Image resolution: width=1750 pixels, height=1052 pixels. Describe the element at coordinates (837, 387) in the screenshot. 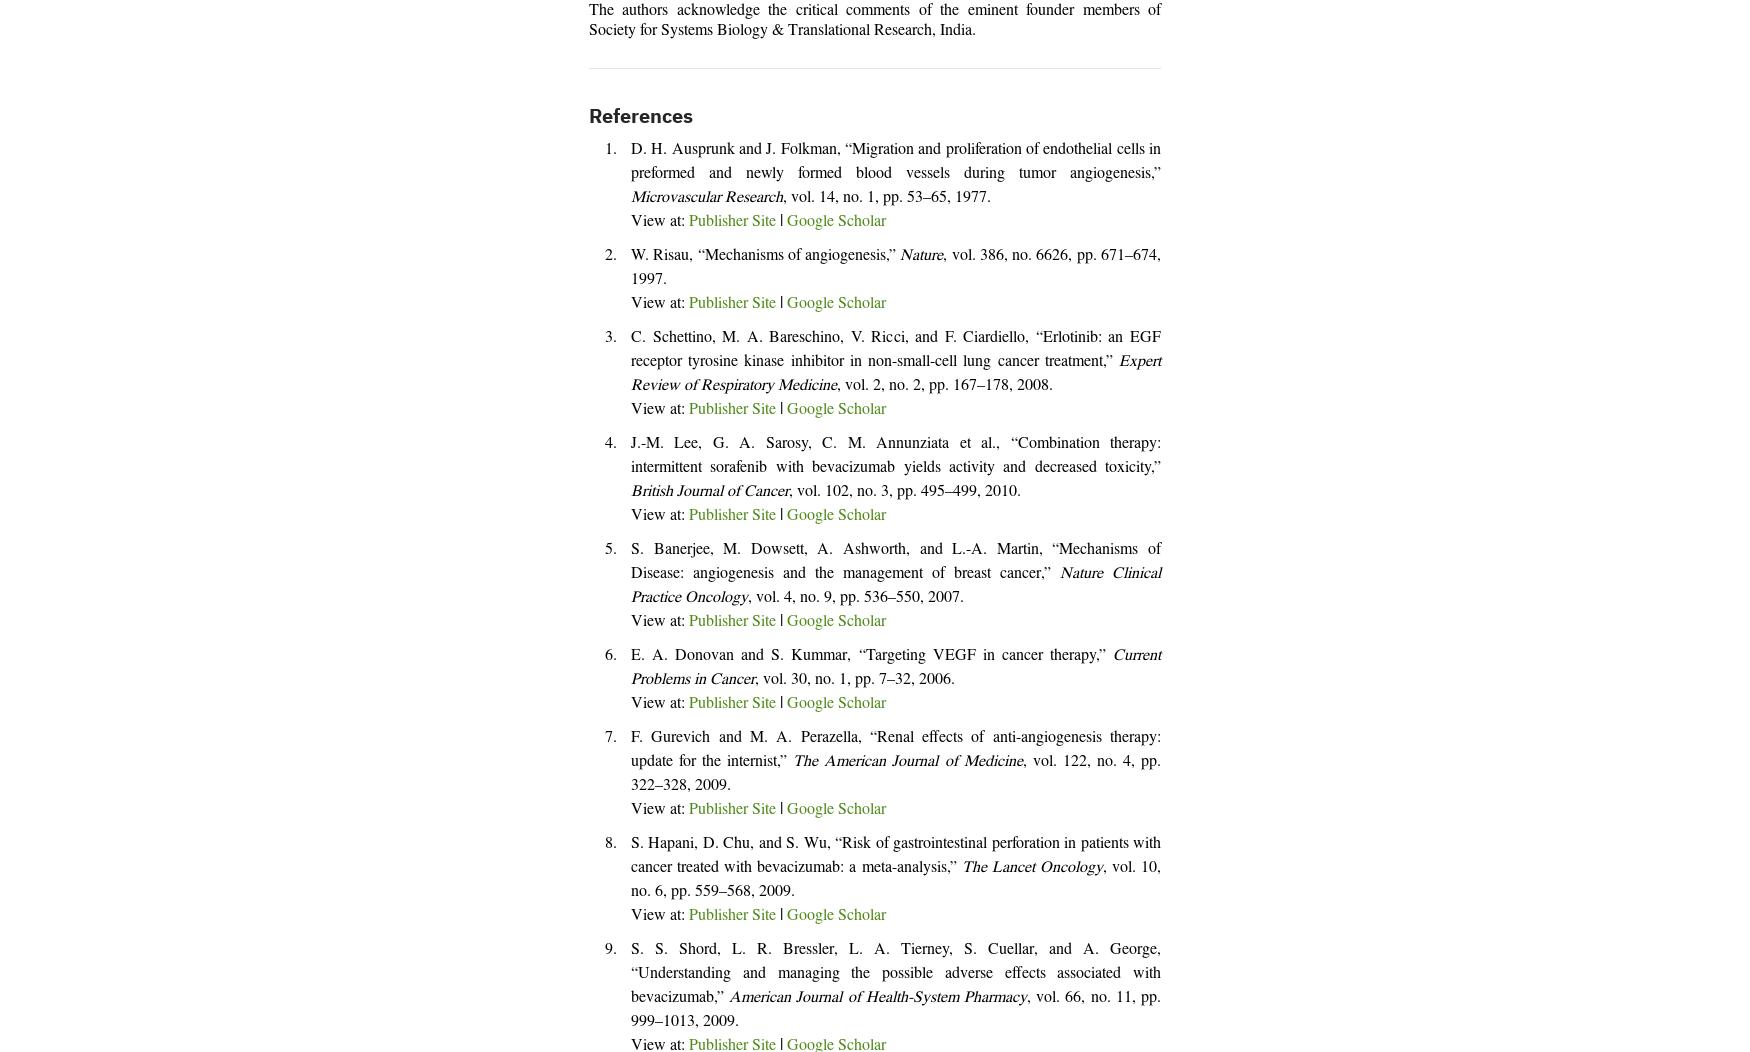

I see `', vol. 2, no. 2, pp. 167–178, 2008.'` at that location.